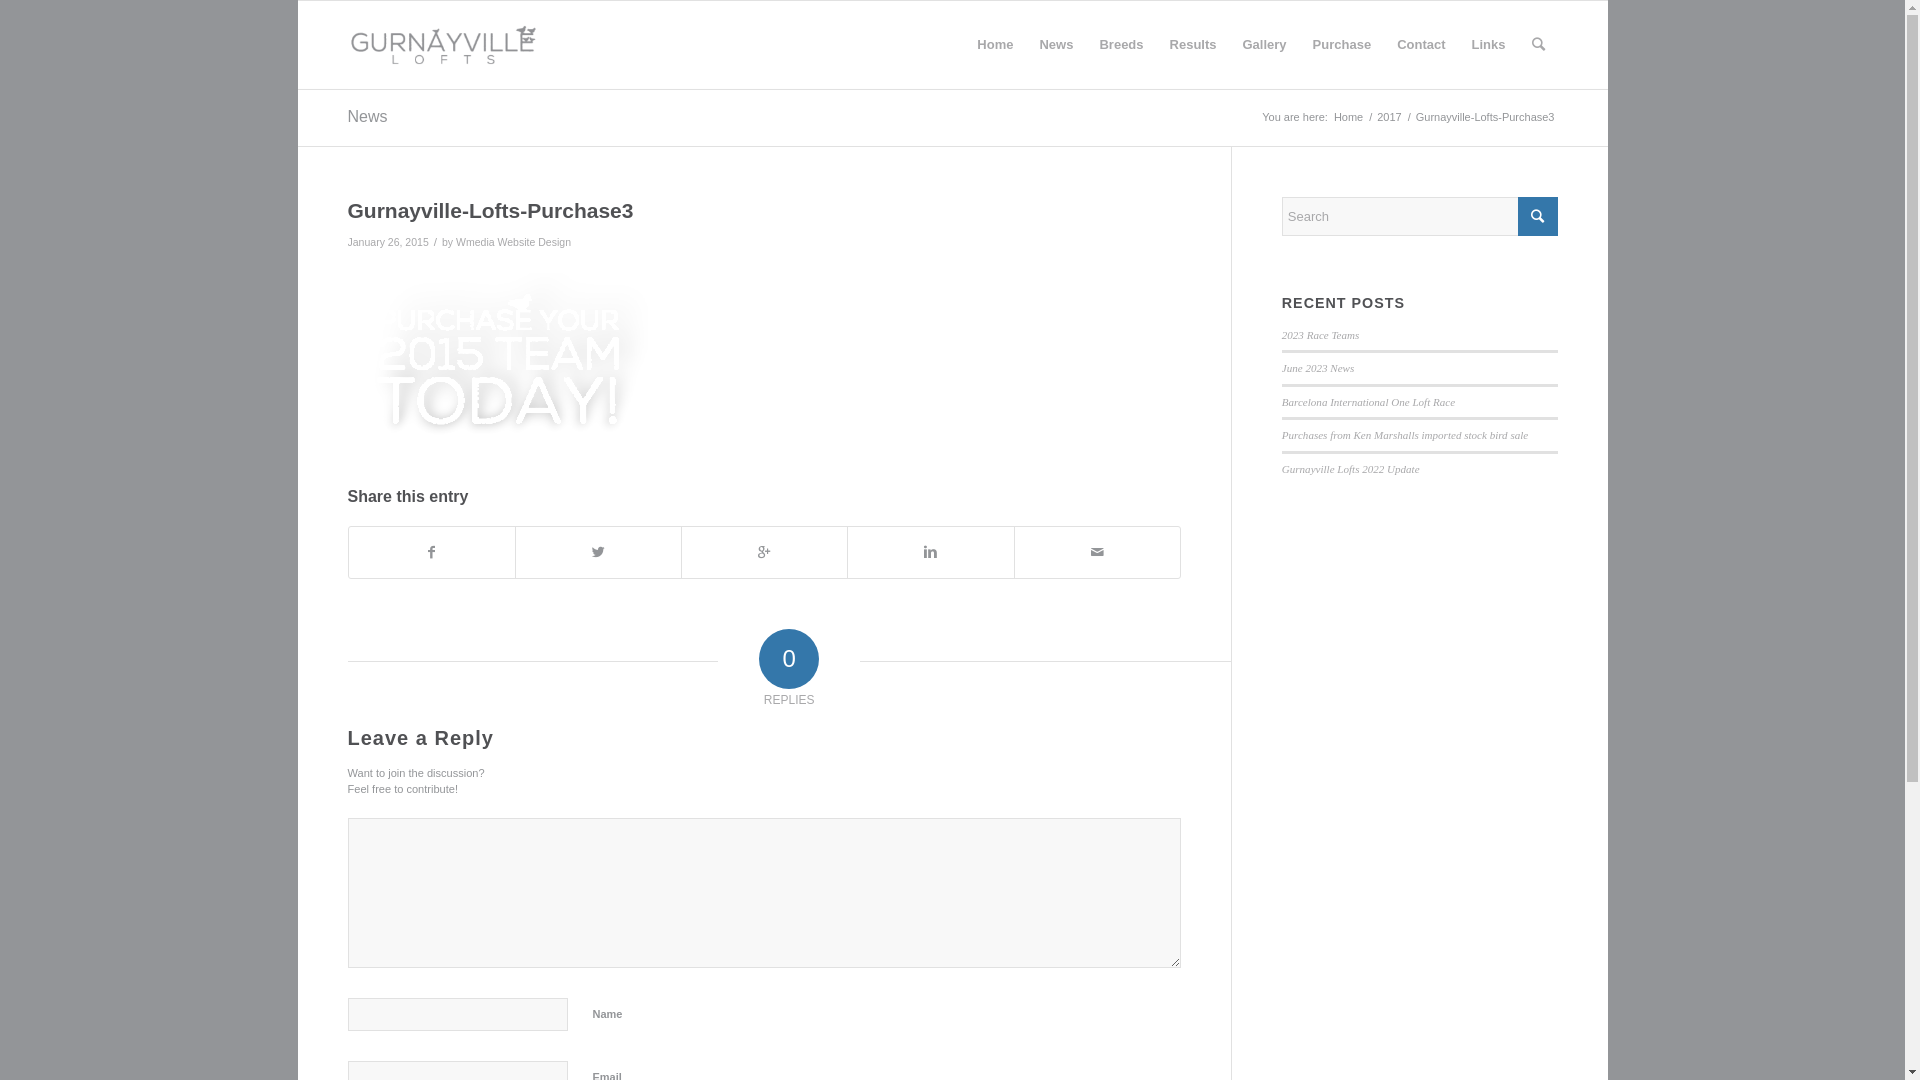 This screenshot has height=1080, width=1920. Describe the element at coordinates (368, 116) in the screenshot. I see `'News'` at that location.